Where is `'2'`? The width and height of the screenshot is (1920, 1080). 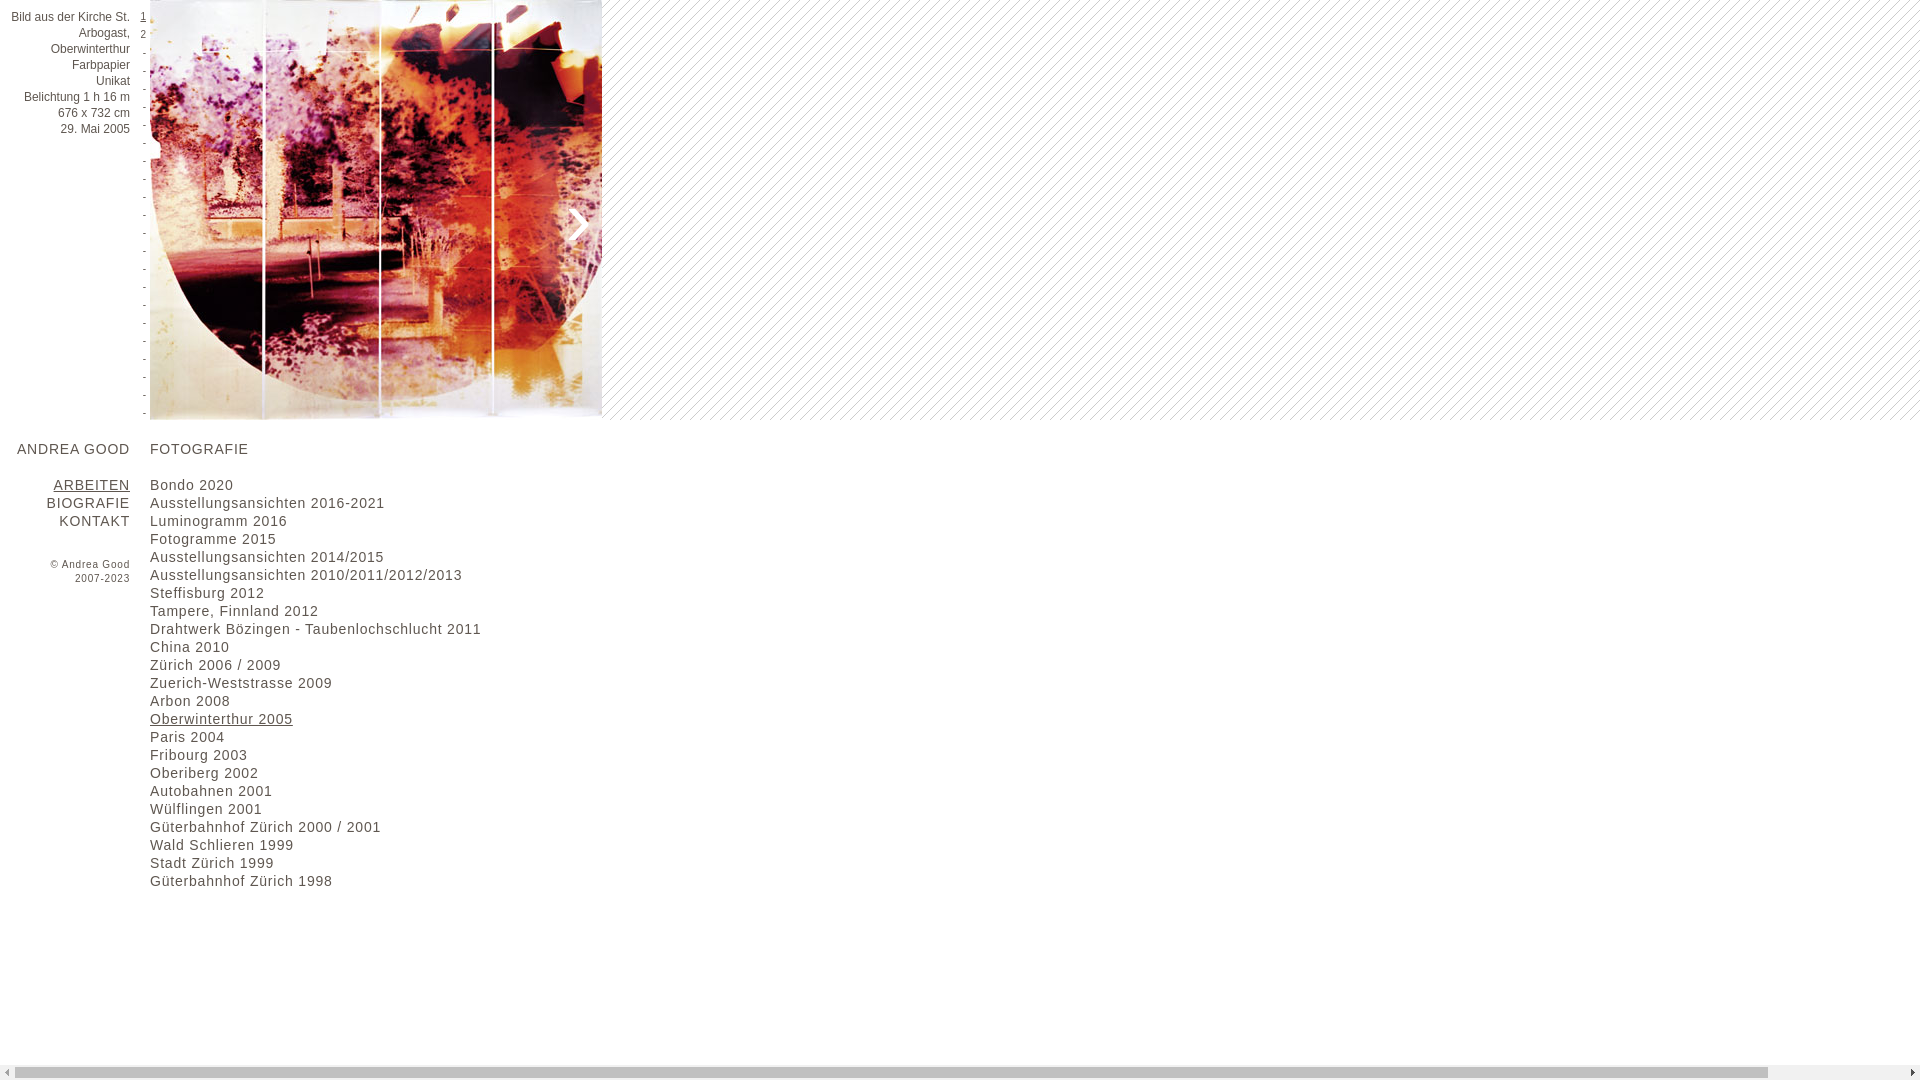
'2' is located at coordinates (142, 34).